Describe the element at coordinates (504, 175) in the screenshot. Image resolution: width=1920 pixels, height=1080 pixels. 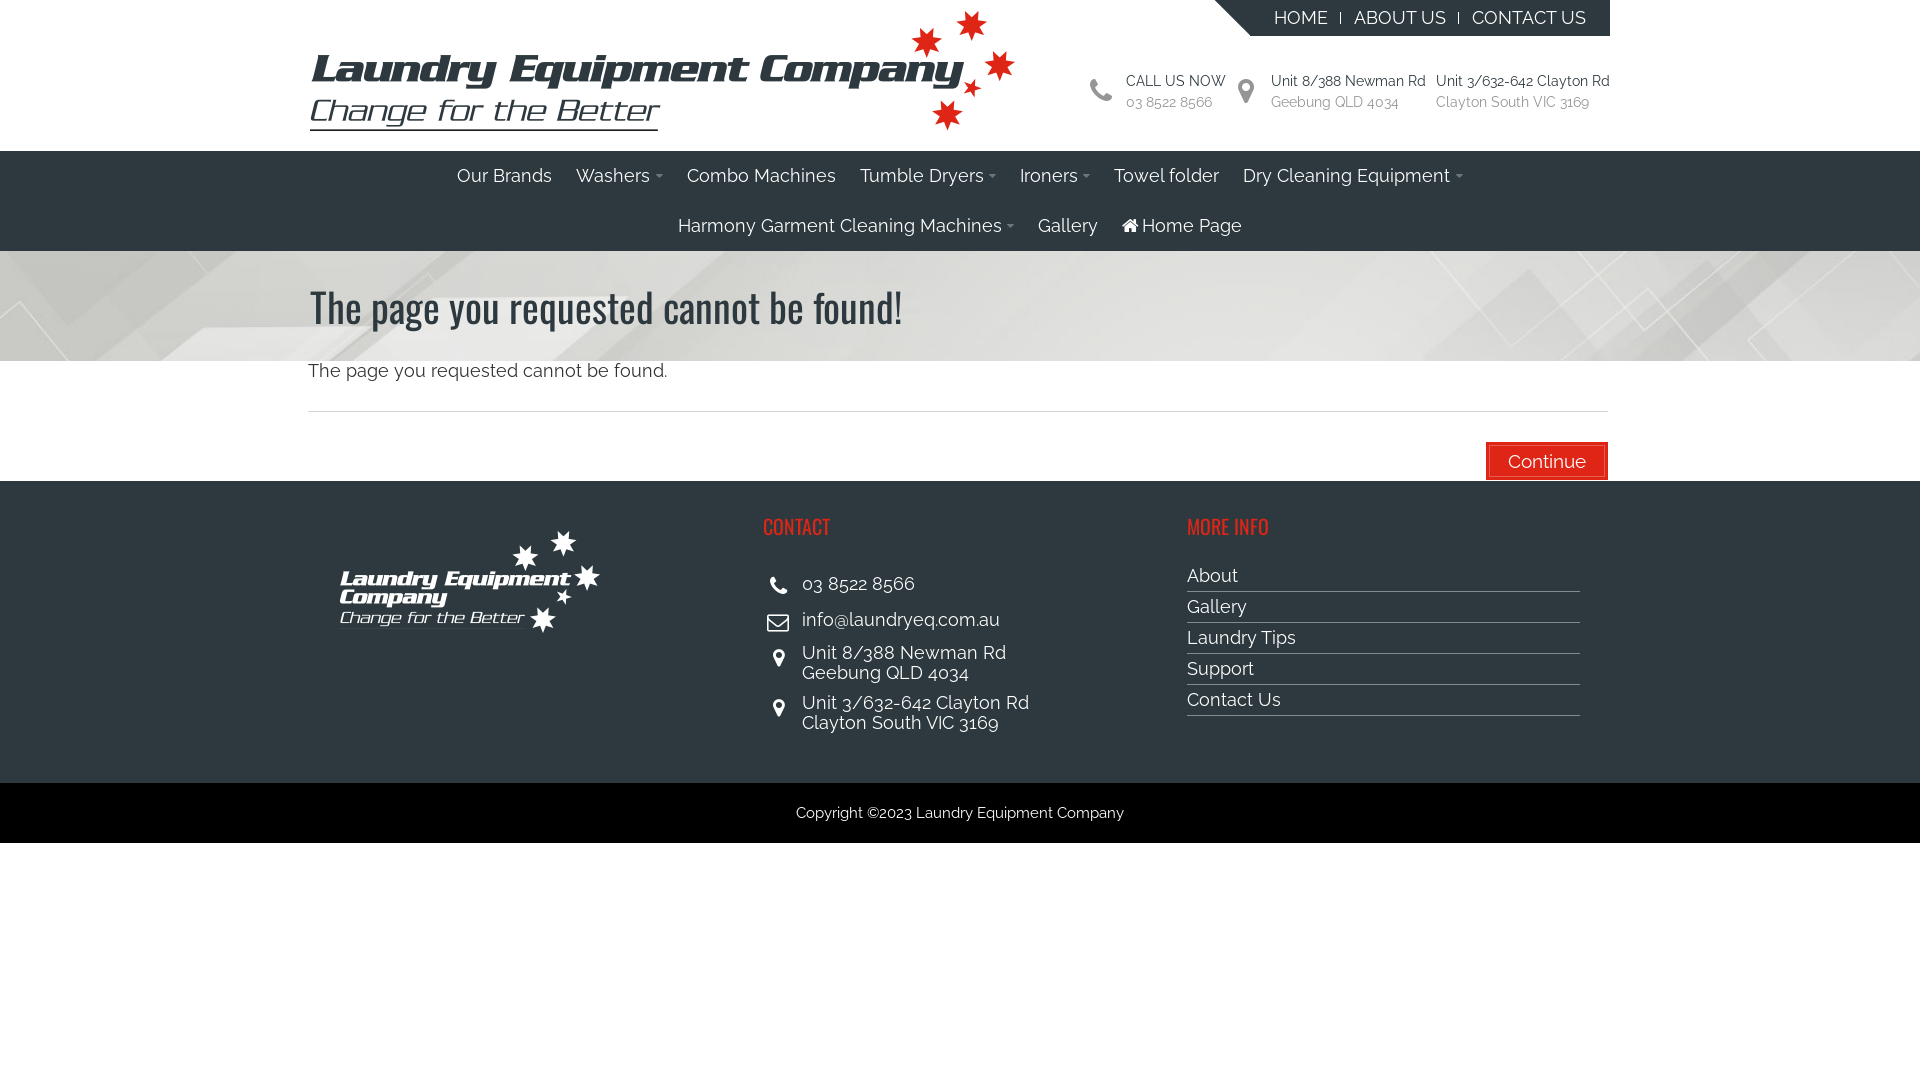
I see `'Our Brands'` at that location.